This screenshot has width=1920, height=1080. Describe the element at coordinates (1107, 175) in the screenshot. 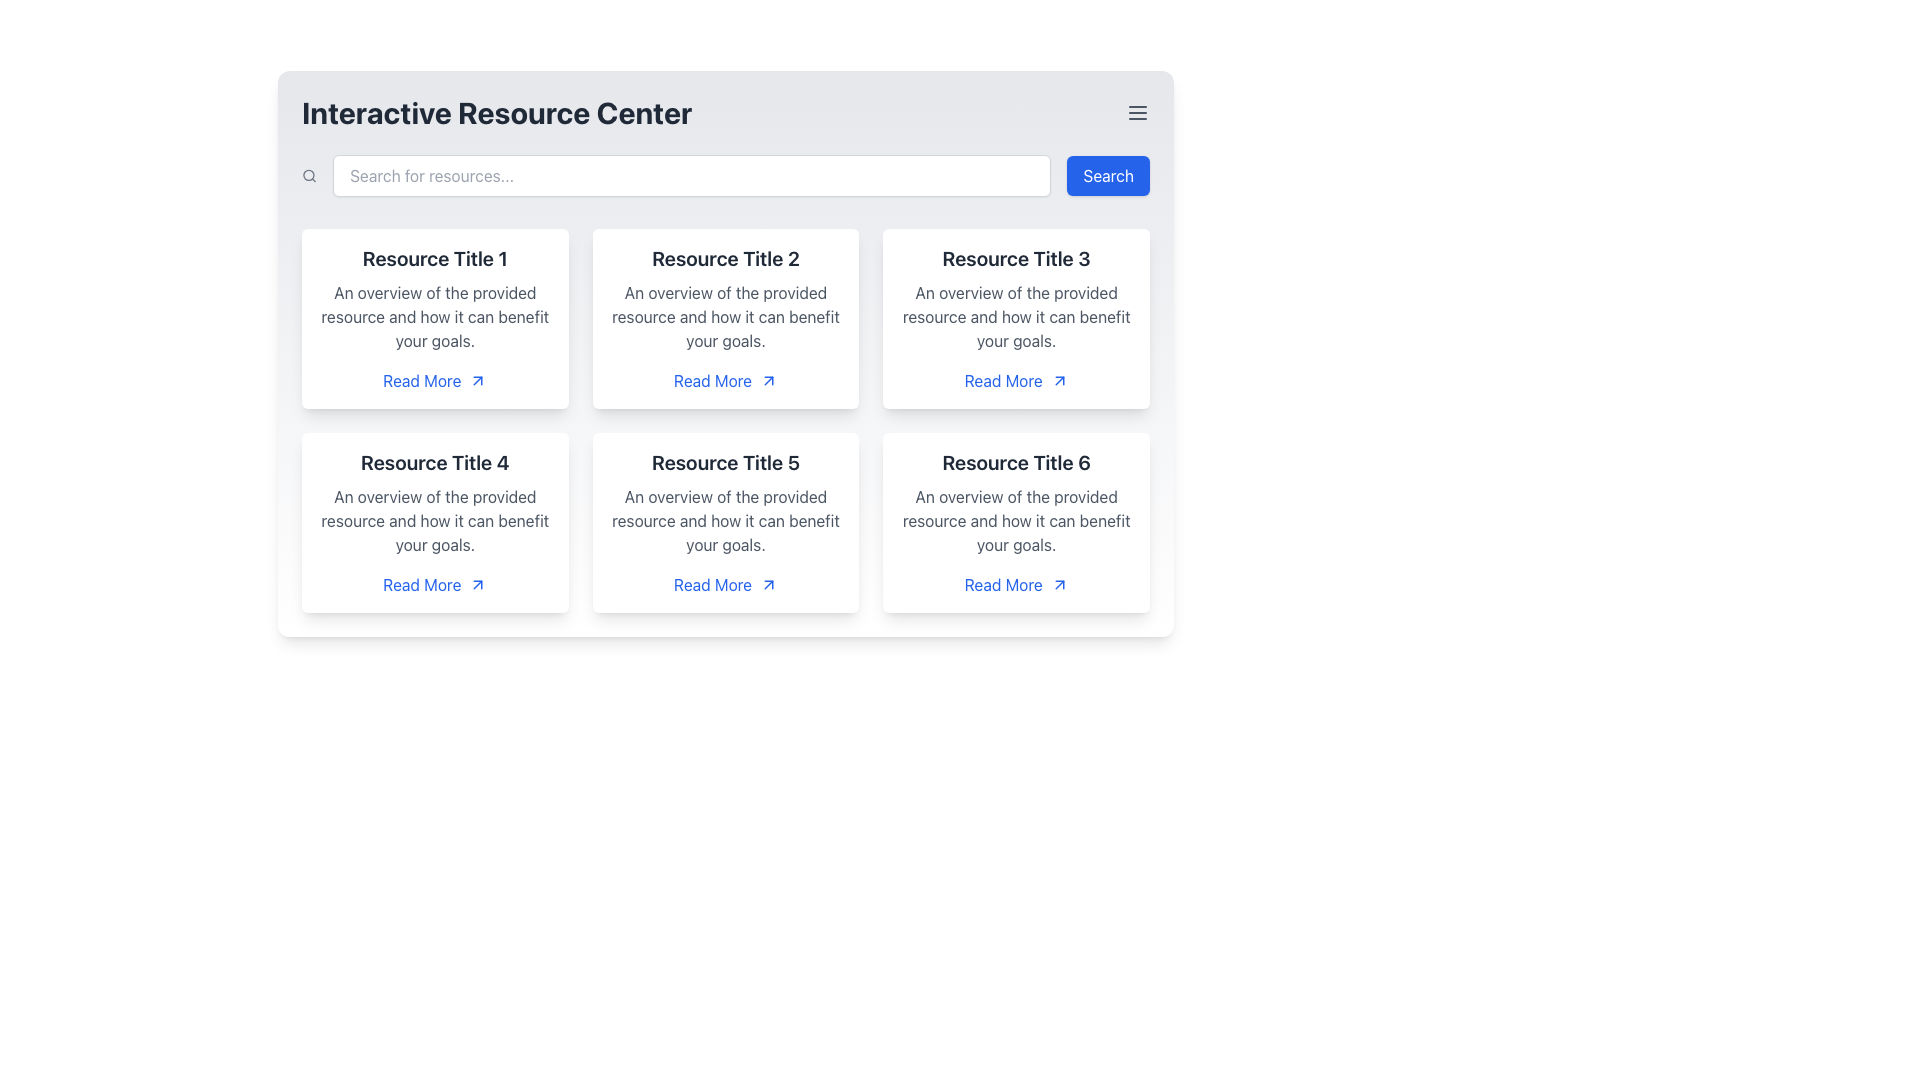

I see `the 'Search' button, which is a rectangular button with white text on a blue background, located at the top-right corner of the interface below the title 'Interactive Resource Center'` at that location.